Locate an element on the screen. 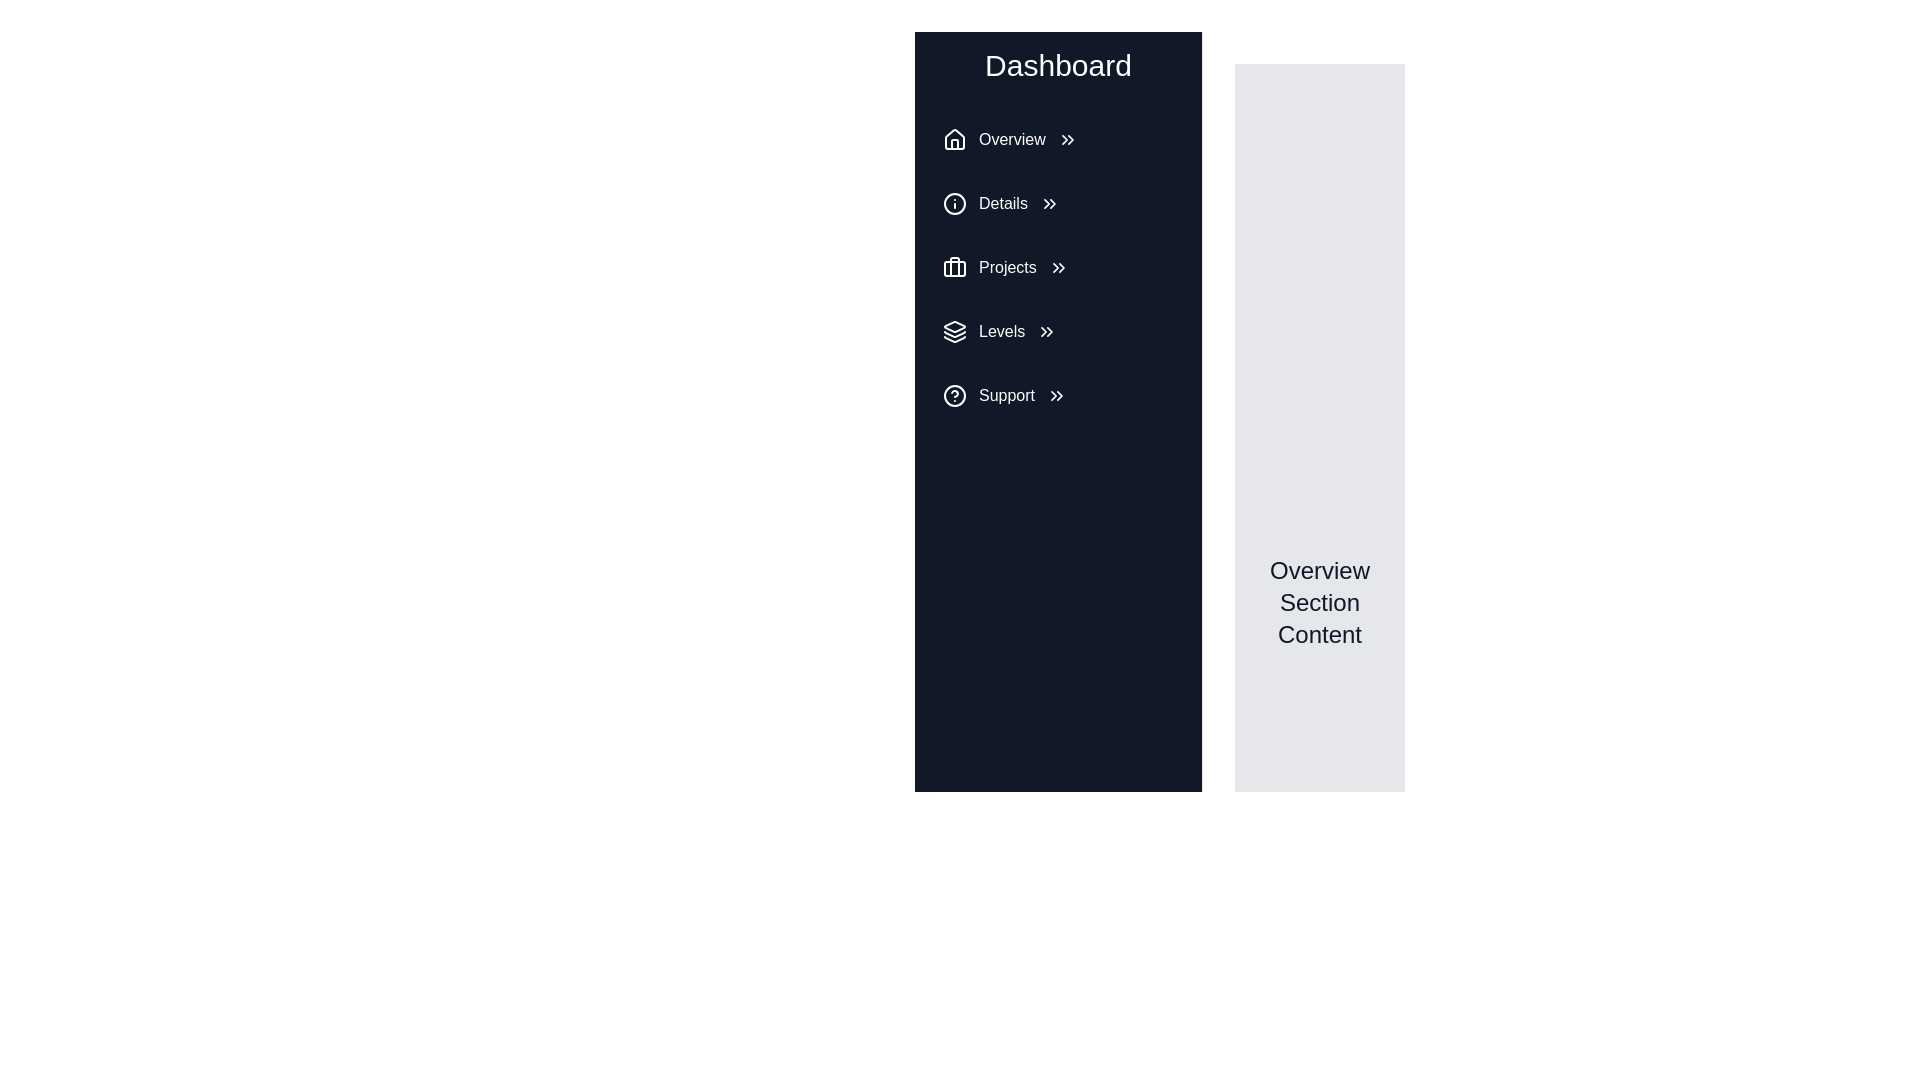 The height and width of the screenshot is (1080, 1920). the 'Projects' text label located in the vertical sidebar menu is located at coordinates (1007, 266).